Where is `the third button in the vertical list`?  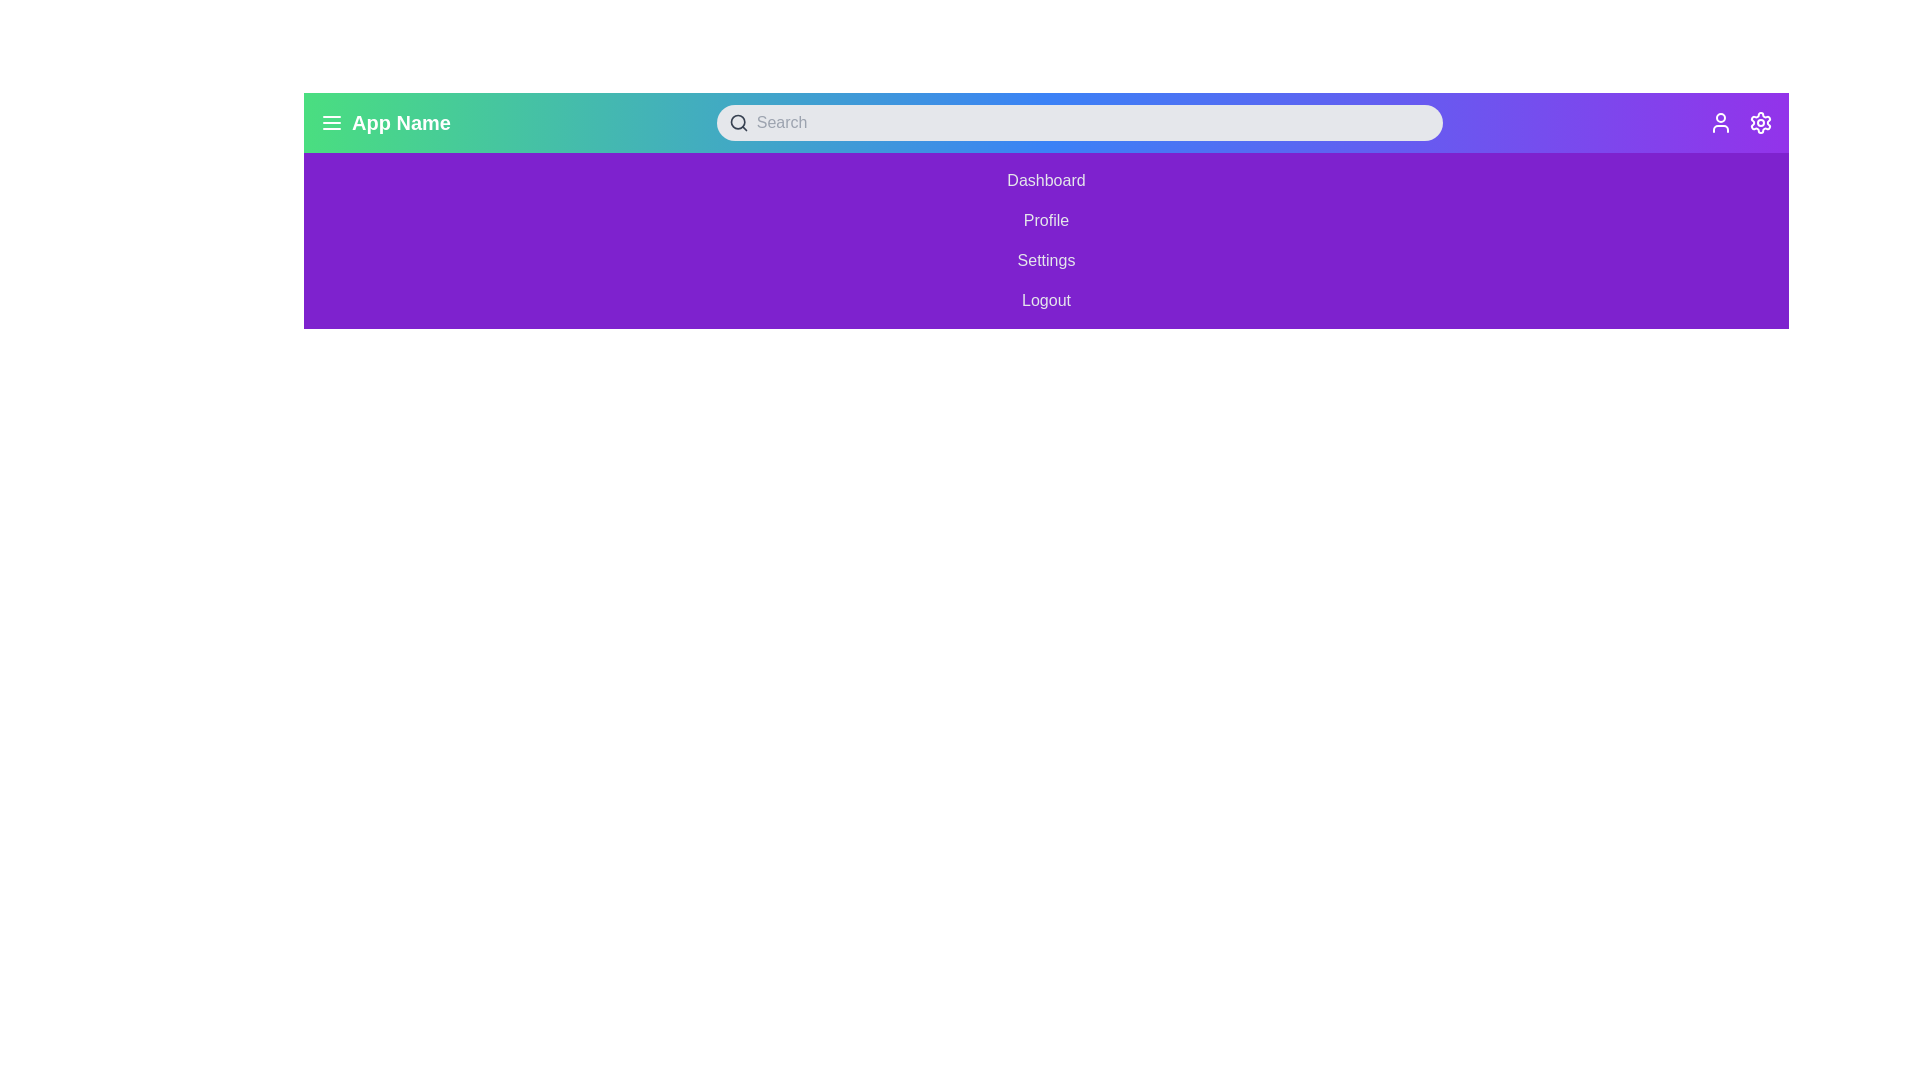 the third button in the vertical list is located at coordinates (1045, 260).